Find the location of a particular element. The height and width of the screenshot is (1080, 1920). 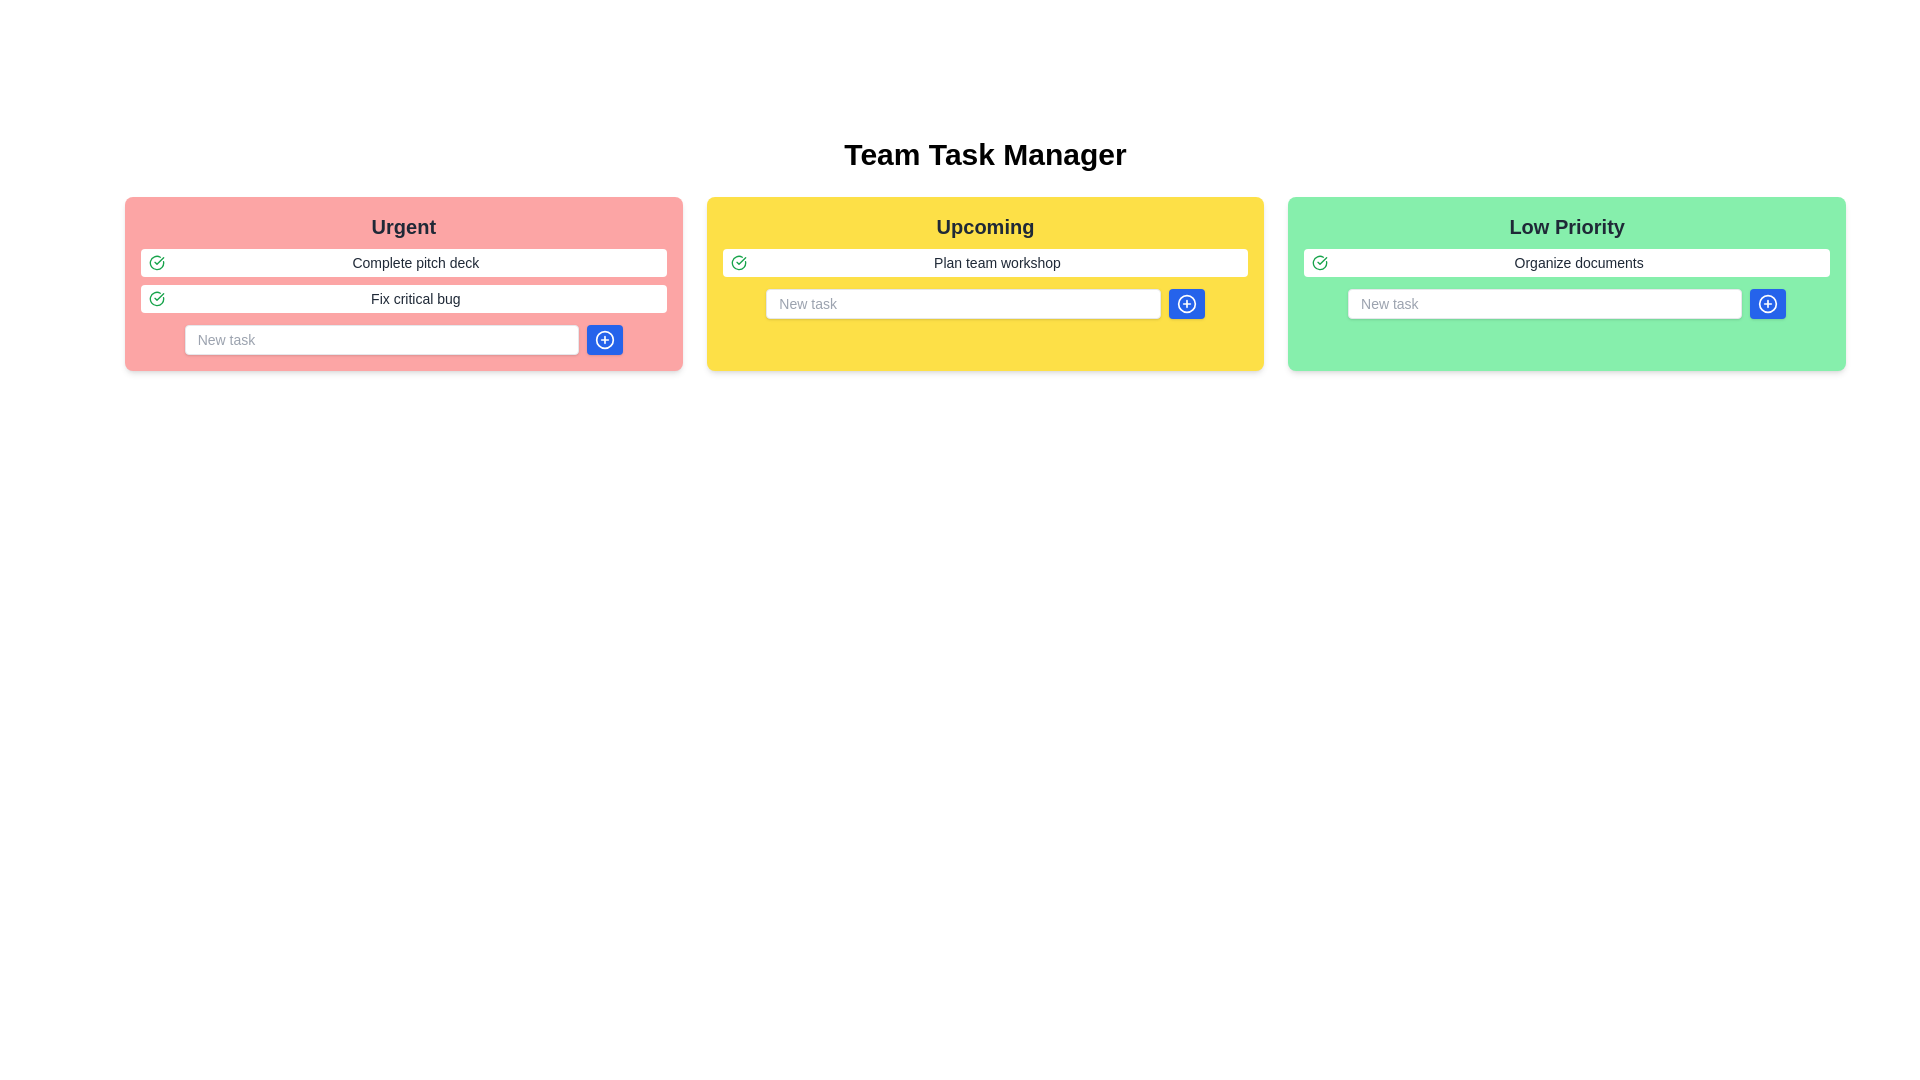

the text label displaying 'Complete pitch deck' in the 'Urgent' column, which is the second row of text entries and is flanked by a green circular check icon is located at coordinates (414, 261).